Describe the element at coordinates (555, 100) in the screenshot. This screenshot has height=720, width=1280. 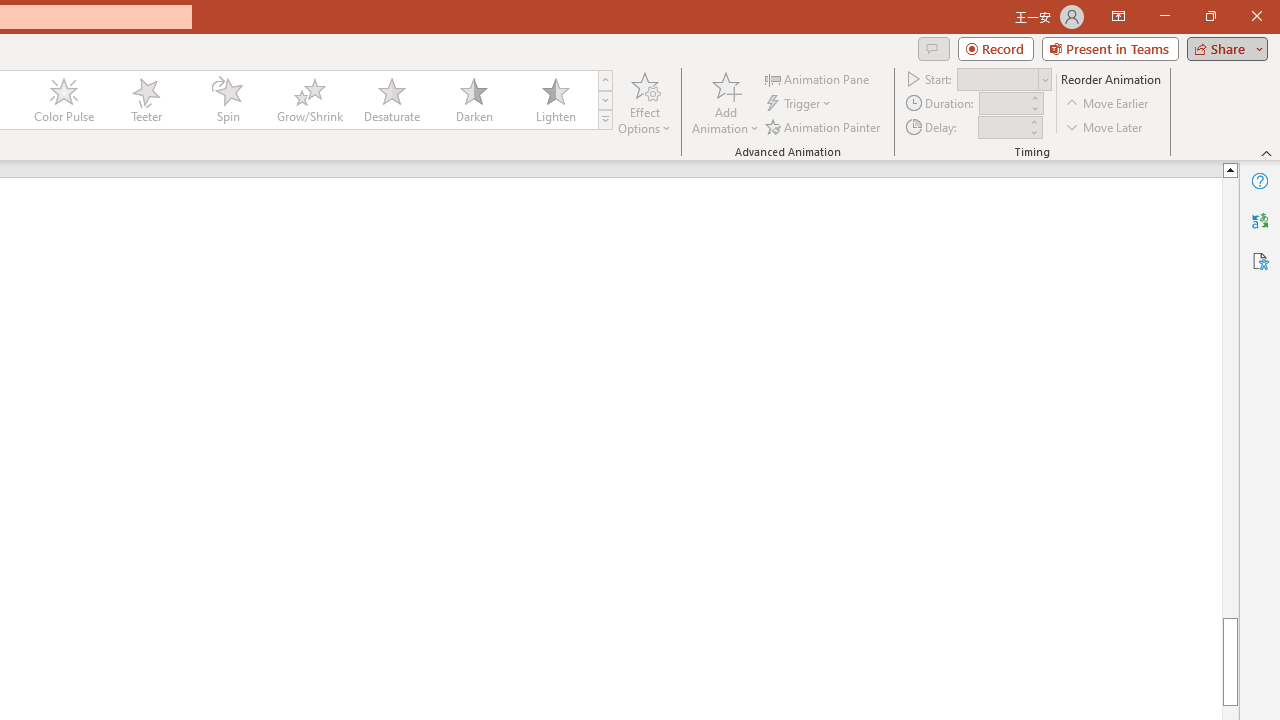
I see `'Lighten'` at that location.